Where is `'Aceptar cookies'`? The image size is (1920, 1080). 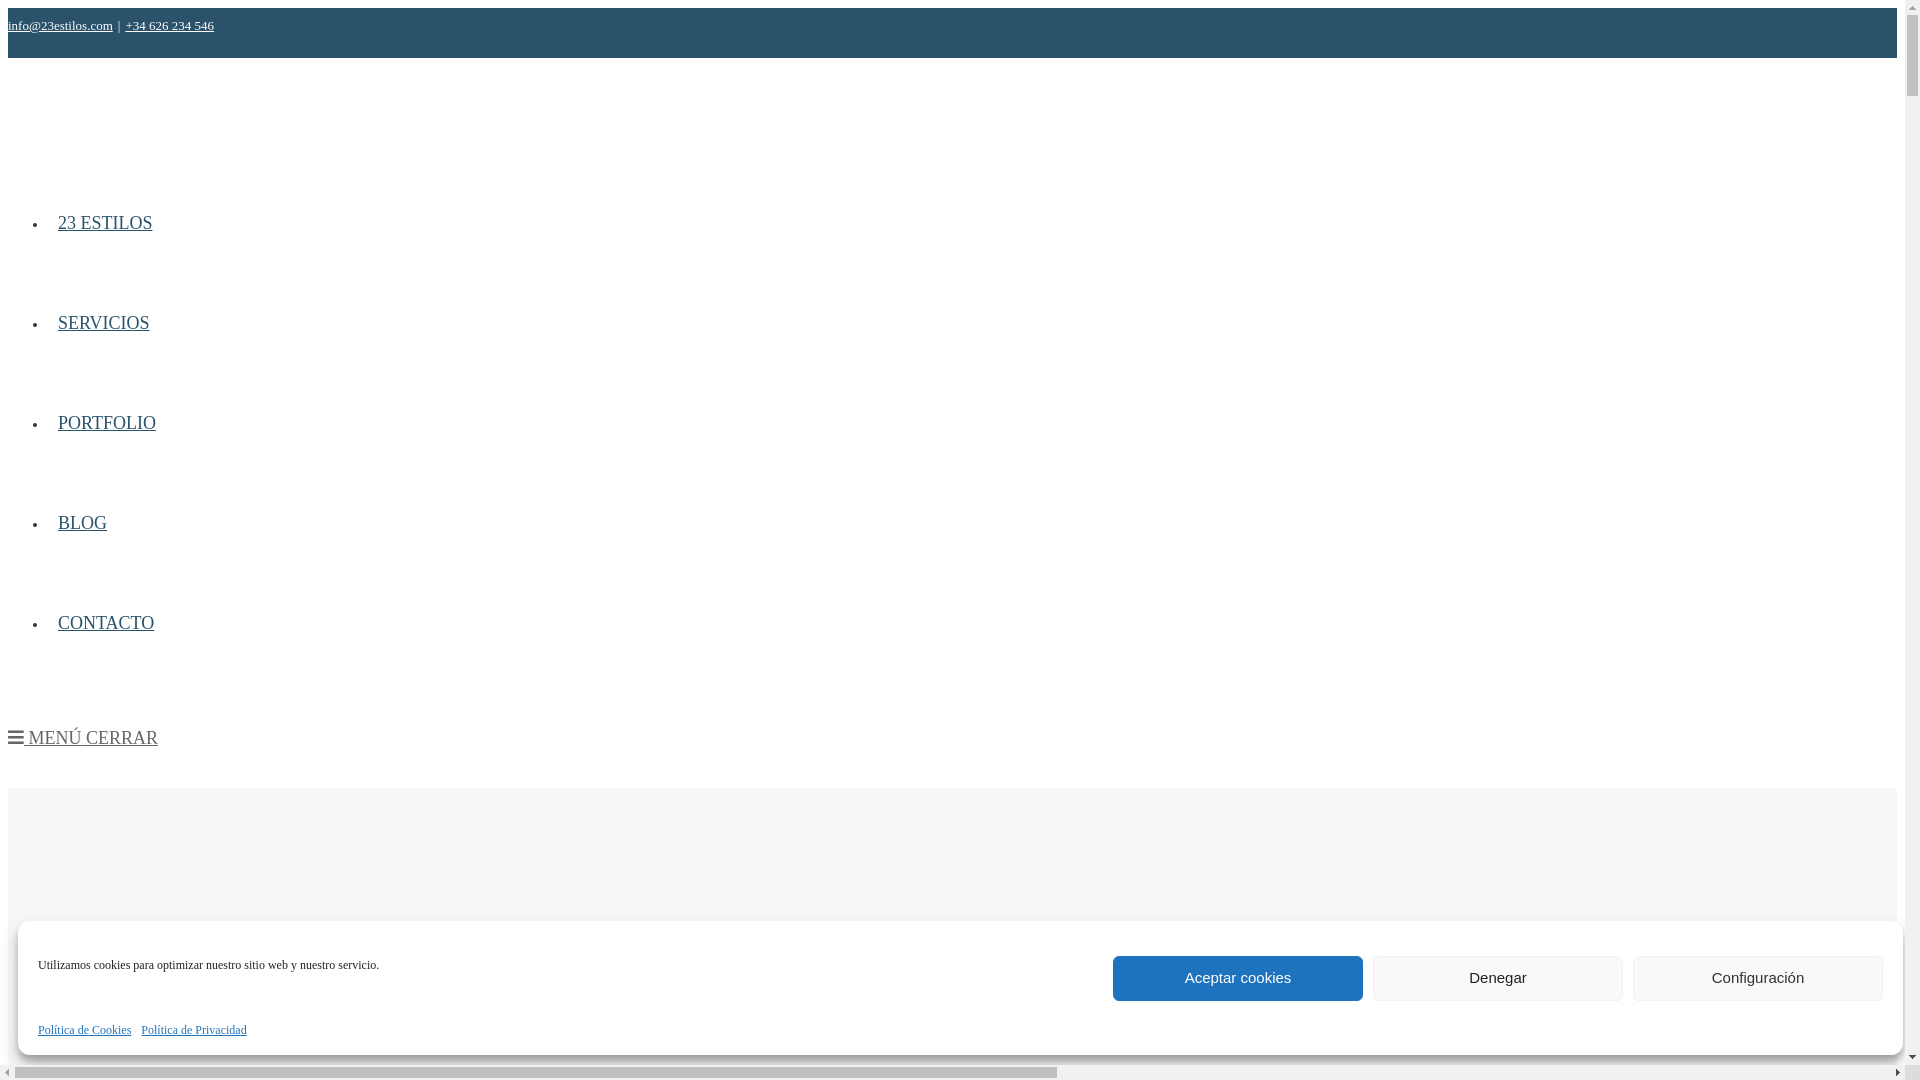 'Aceptar cookies' is located at coordinates (1112, 977).